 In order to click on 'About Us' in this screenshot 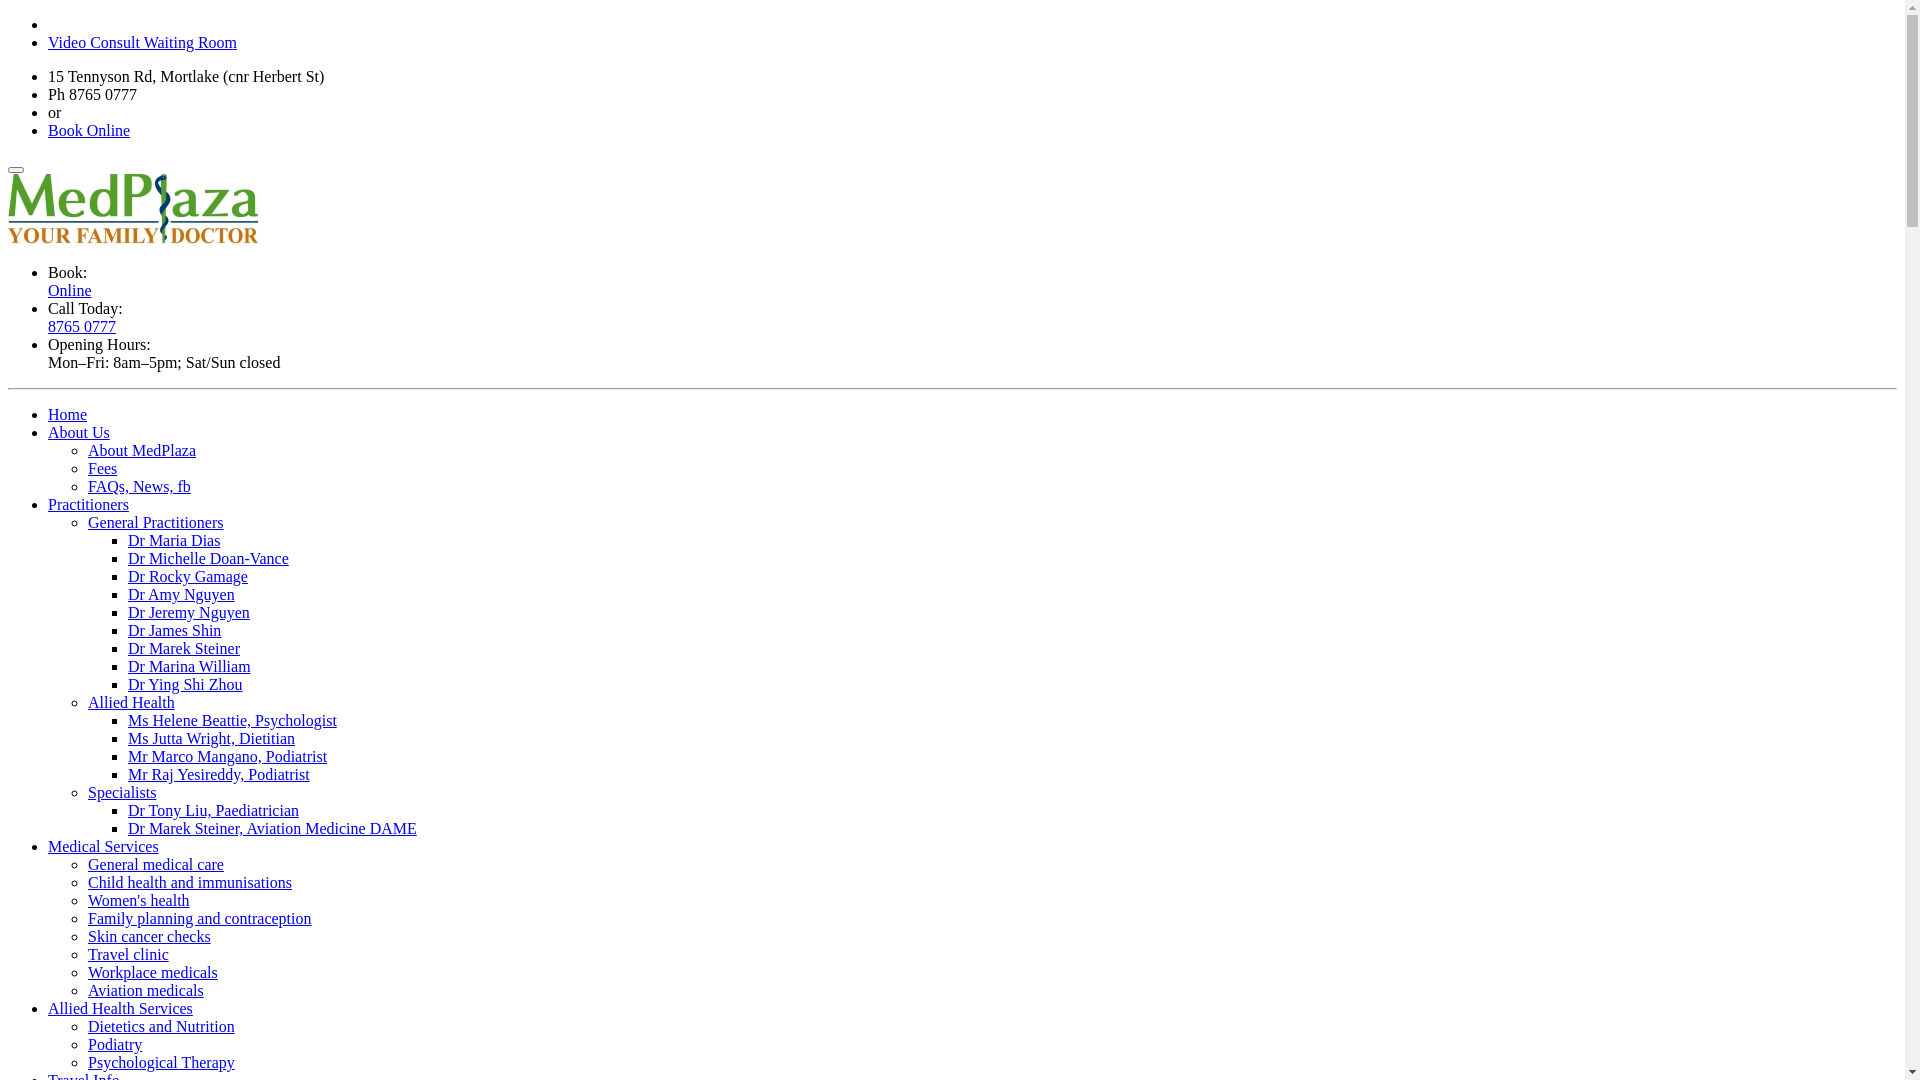, I will do `click(78, 431)`.